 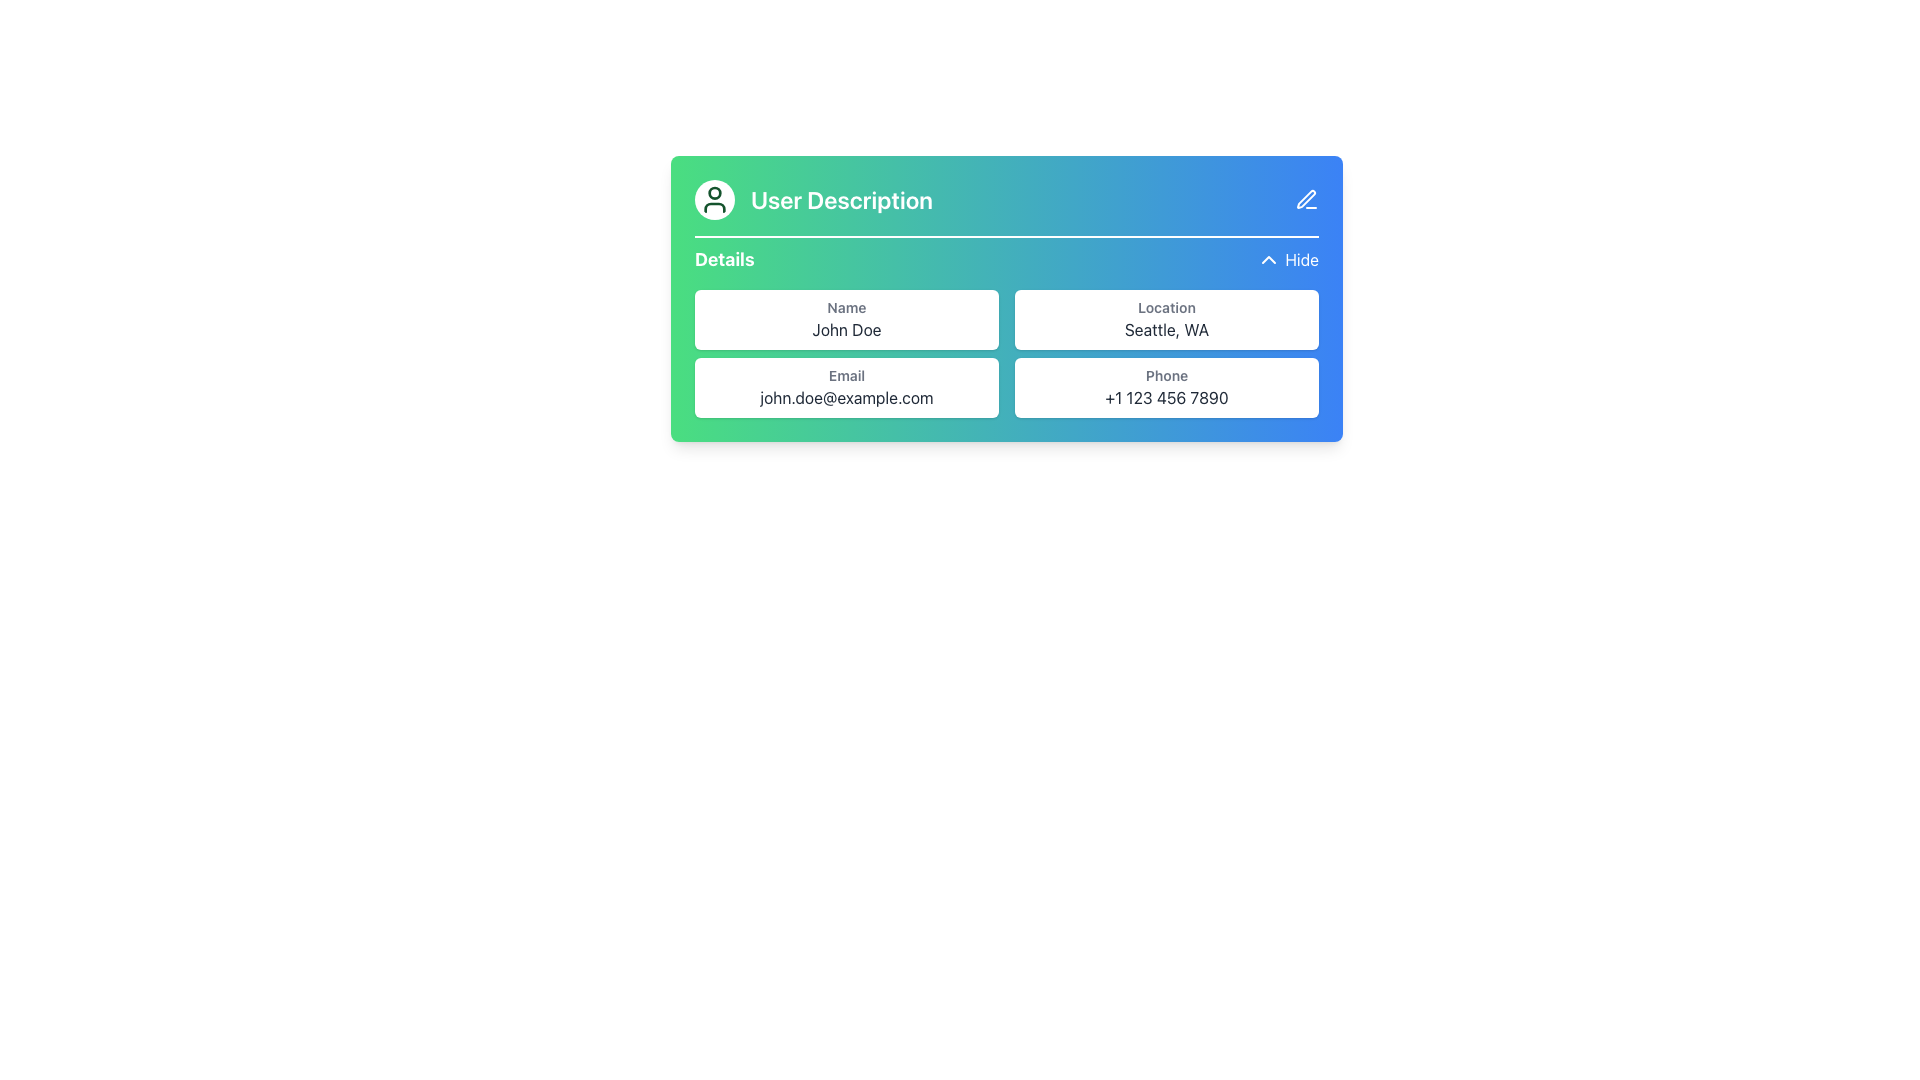 What do you see at coordinates (1306, 199) in the screenshot?
I see `the small white pen nib icon located in the top-right corner of the interface` at bounding box center [1306, 199].